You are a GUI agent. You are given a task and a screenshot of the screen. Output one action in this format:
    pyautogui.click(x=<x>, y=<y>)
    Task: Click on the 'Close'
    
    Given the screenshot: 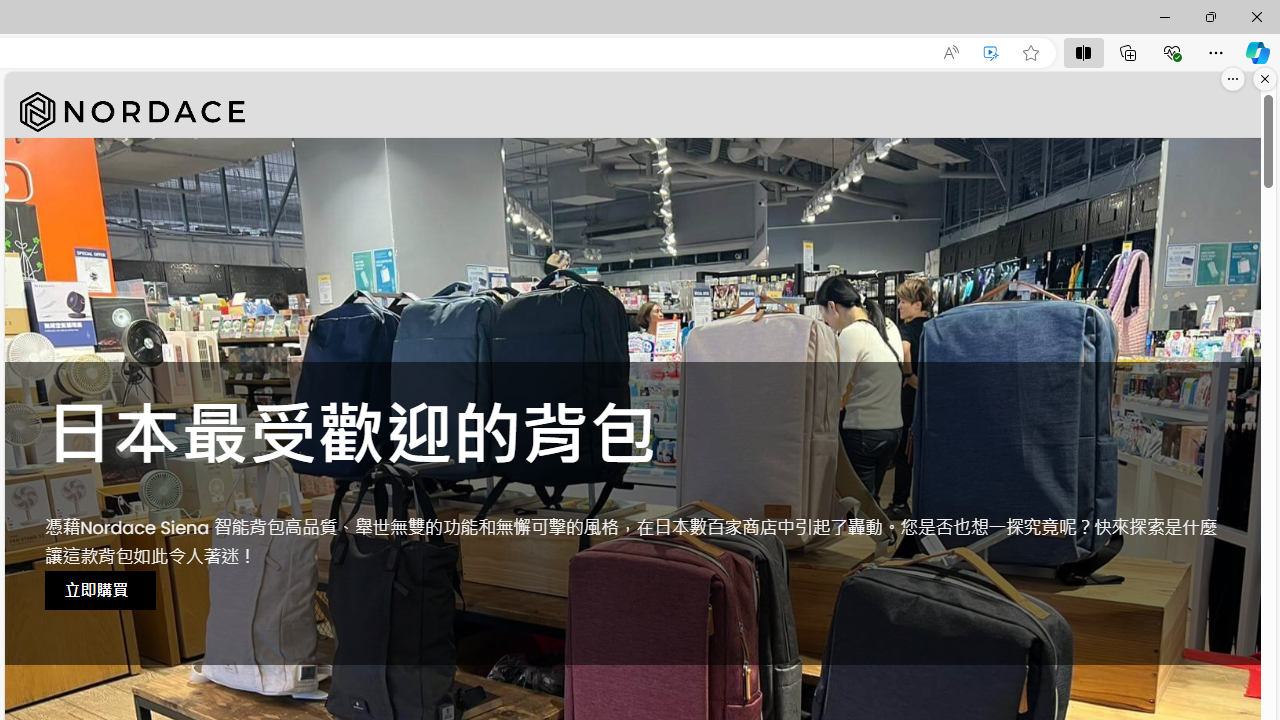 What is the action you would take?
    pyautogui.click(x=1255, y=16)
    